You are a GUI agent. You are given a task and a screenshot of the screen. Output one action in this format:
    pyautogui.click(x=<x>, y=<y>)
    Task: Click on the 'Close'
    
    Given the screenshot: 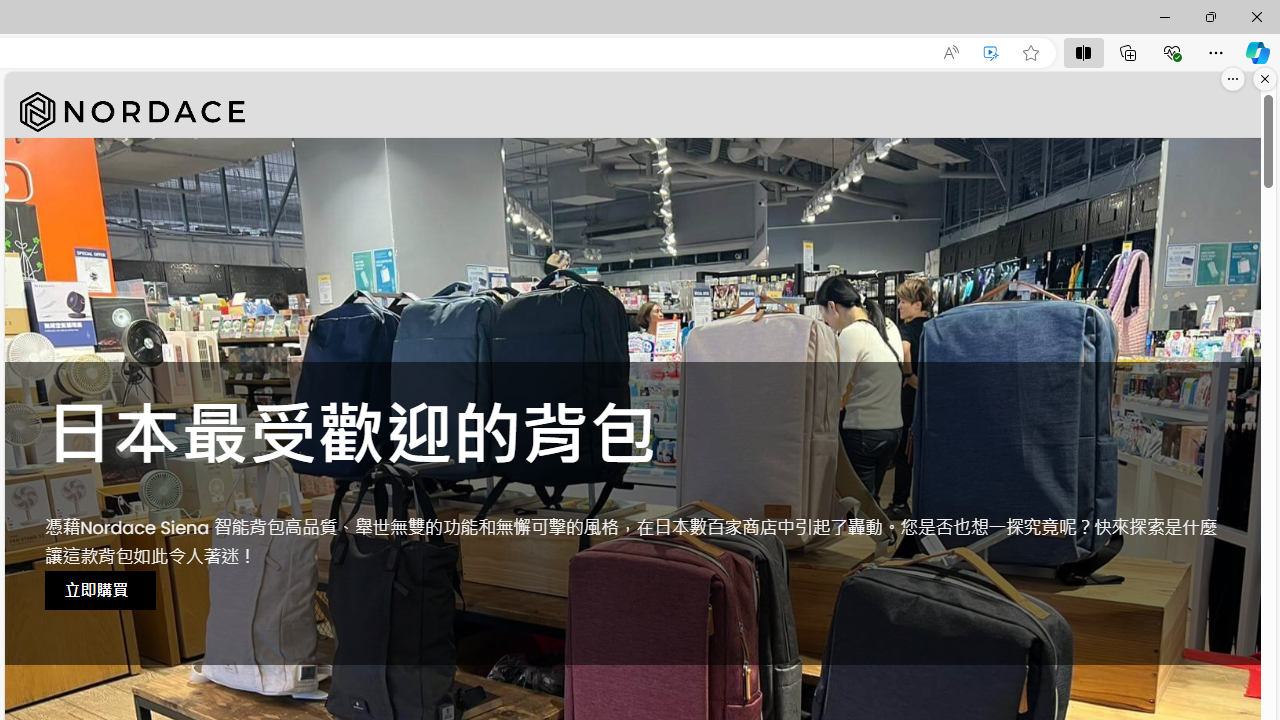 What is the action you would take?
    pyautogui.click(x=1255, y=16)
    